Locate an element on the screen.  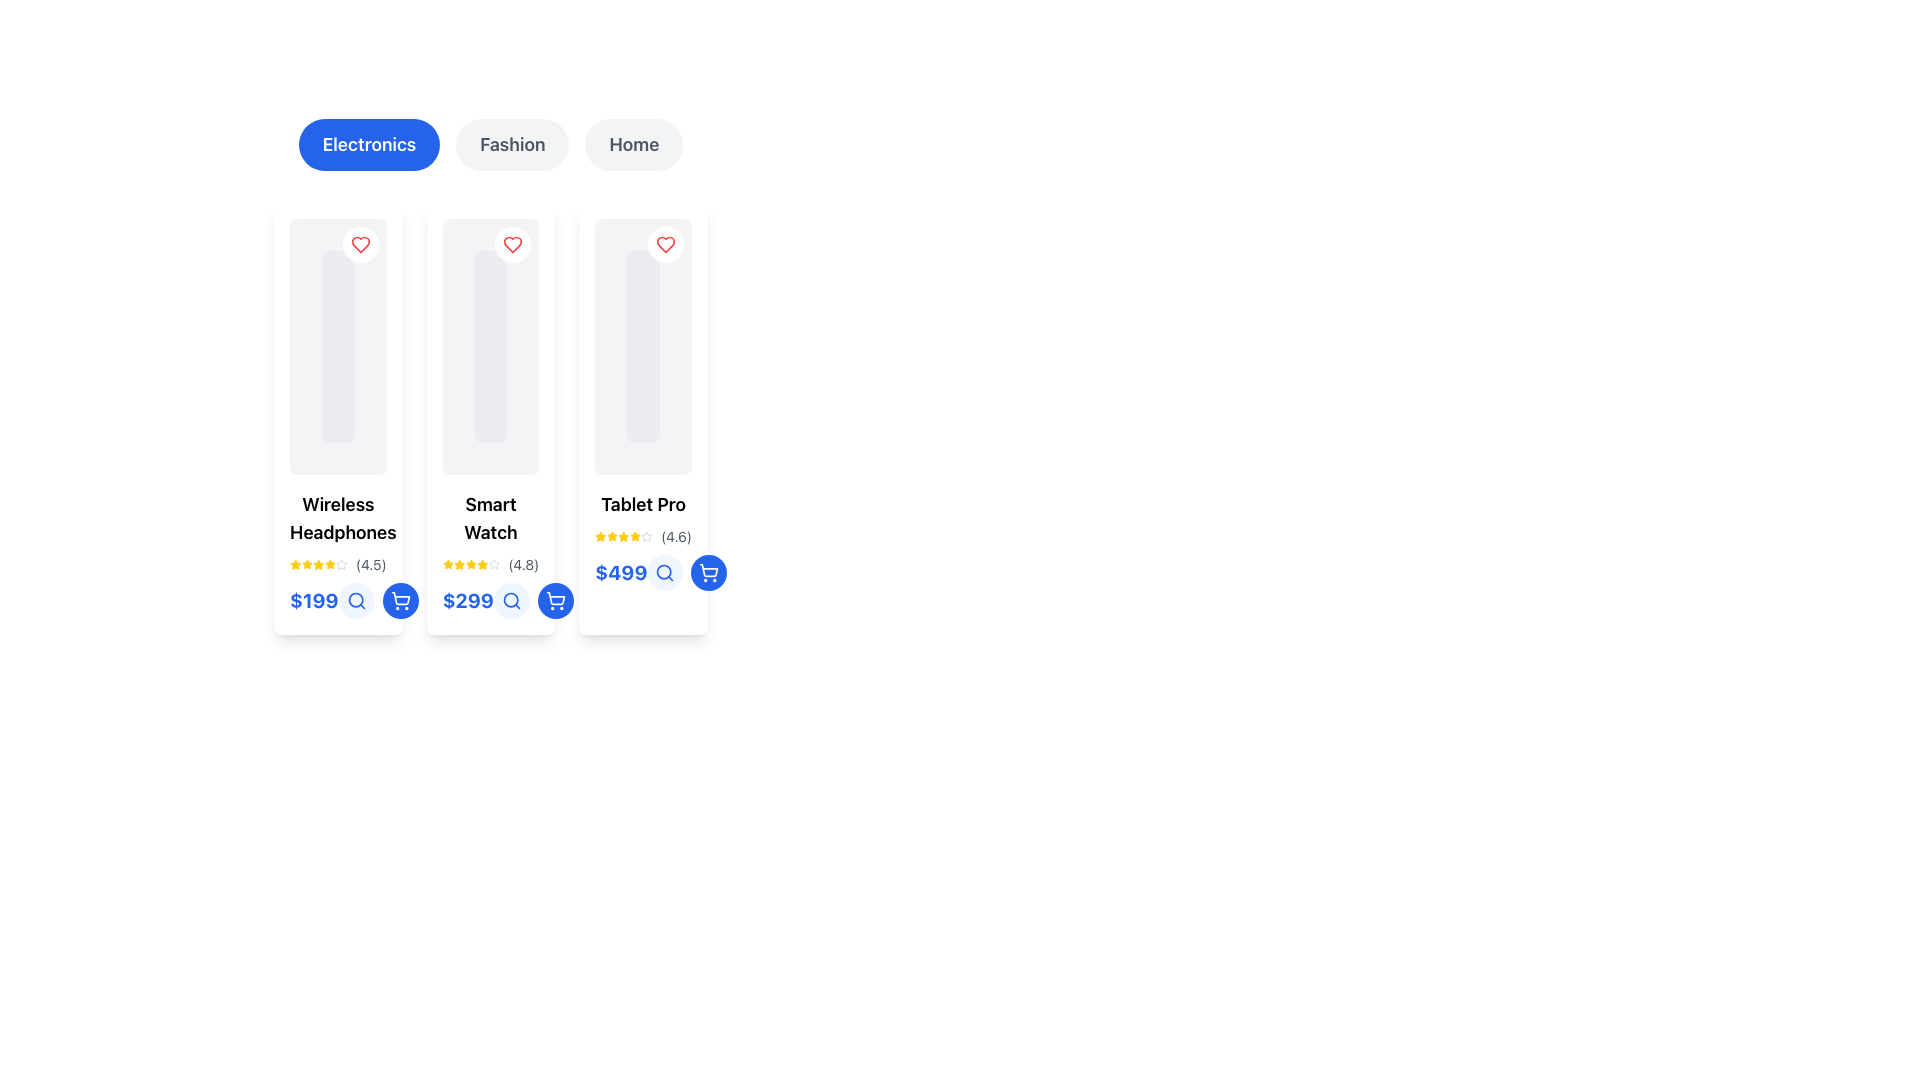
the sixth unfilled rating star icon for the product 'Tablet Pro', which is displayed in a card layout as the third item from the left is located at coordinates (647, 535).